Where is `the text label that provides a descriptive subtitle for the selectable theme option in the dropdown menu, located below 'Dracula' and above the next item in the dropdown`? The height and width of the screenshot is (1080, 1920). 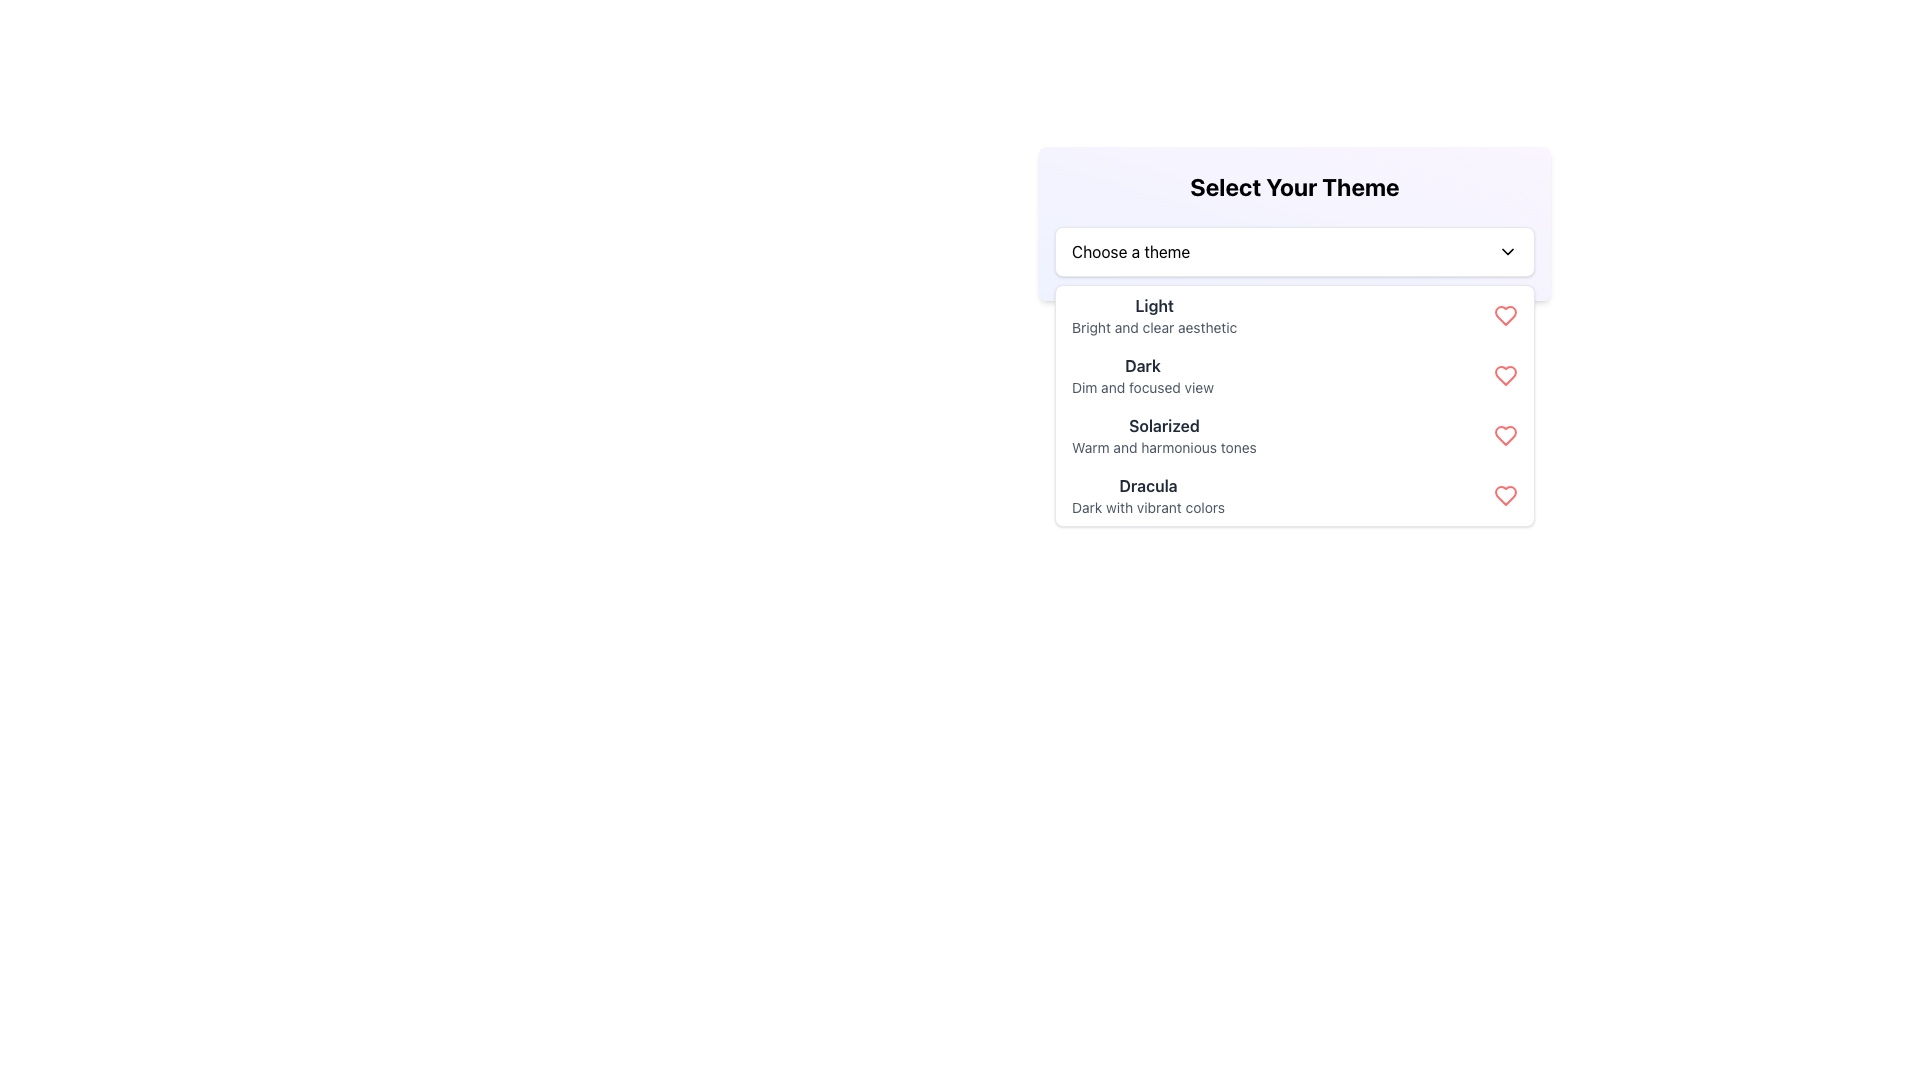 the text label that provides a descriptive subtitle for the selectable theme option in the dropdown menu, located below 'Dracula' and above the next item in the dropdown is located at coordinates (1148, 507).